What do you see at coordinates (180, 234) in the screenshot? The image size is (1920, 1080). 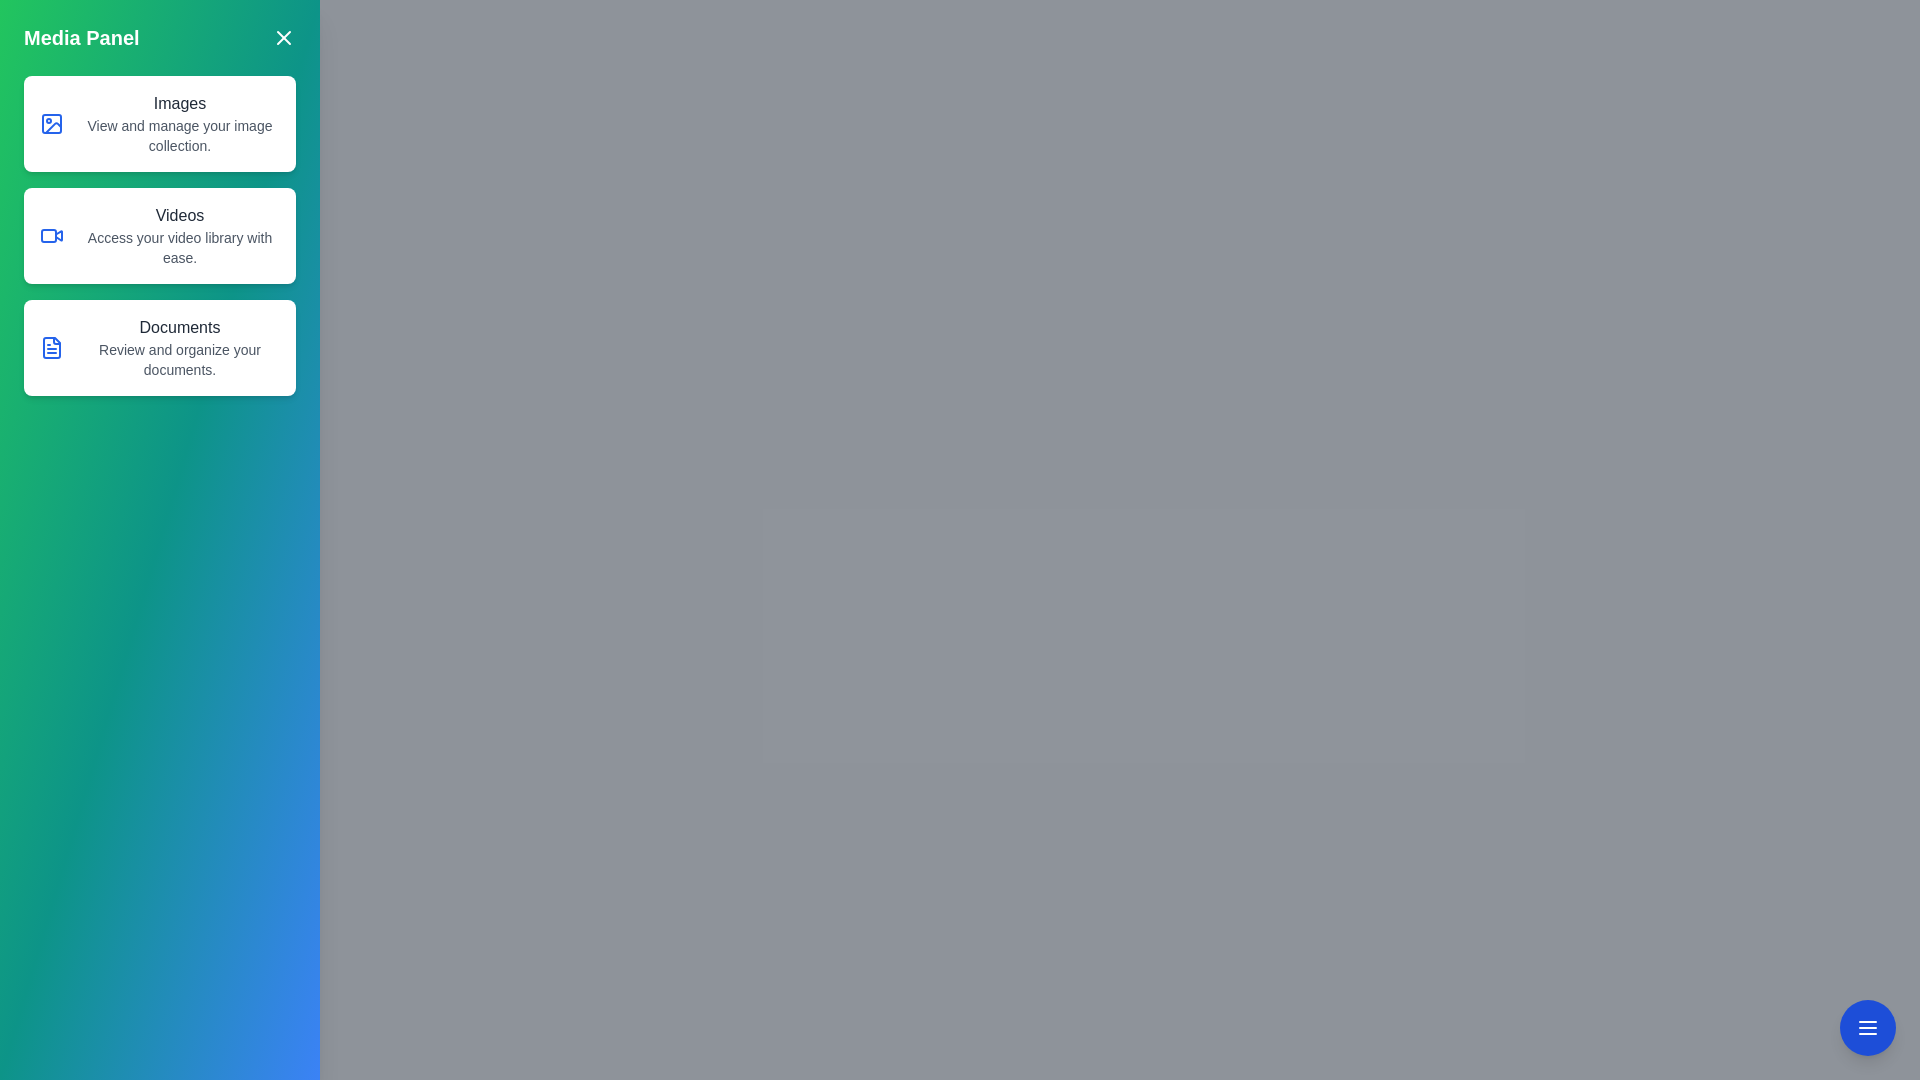 I see `the Informational Text Block that describes the video library access feature, located in the middle card of three stacked cards on the left panel` at bounding box center [180, 234].